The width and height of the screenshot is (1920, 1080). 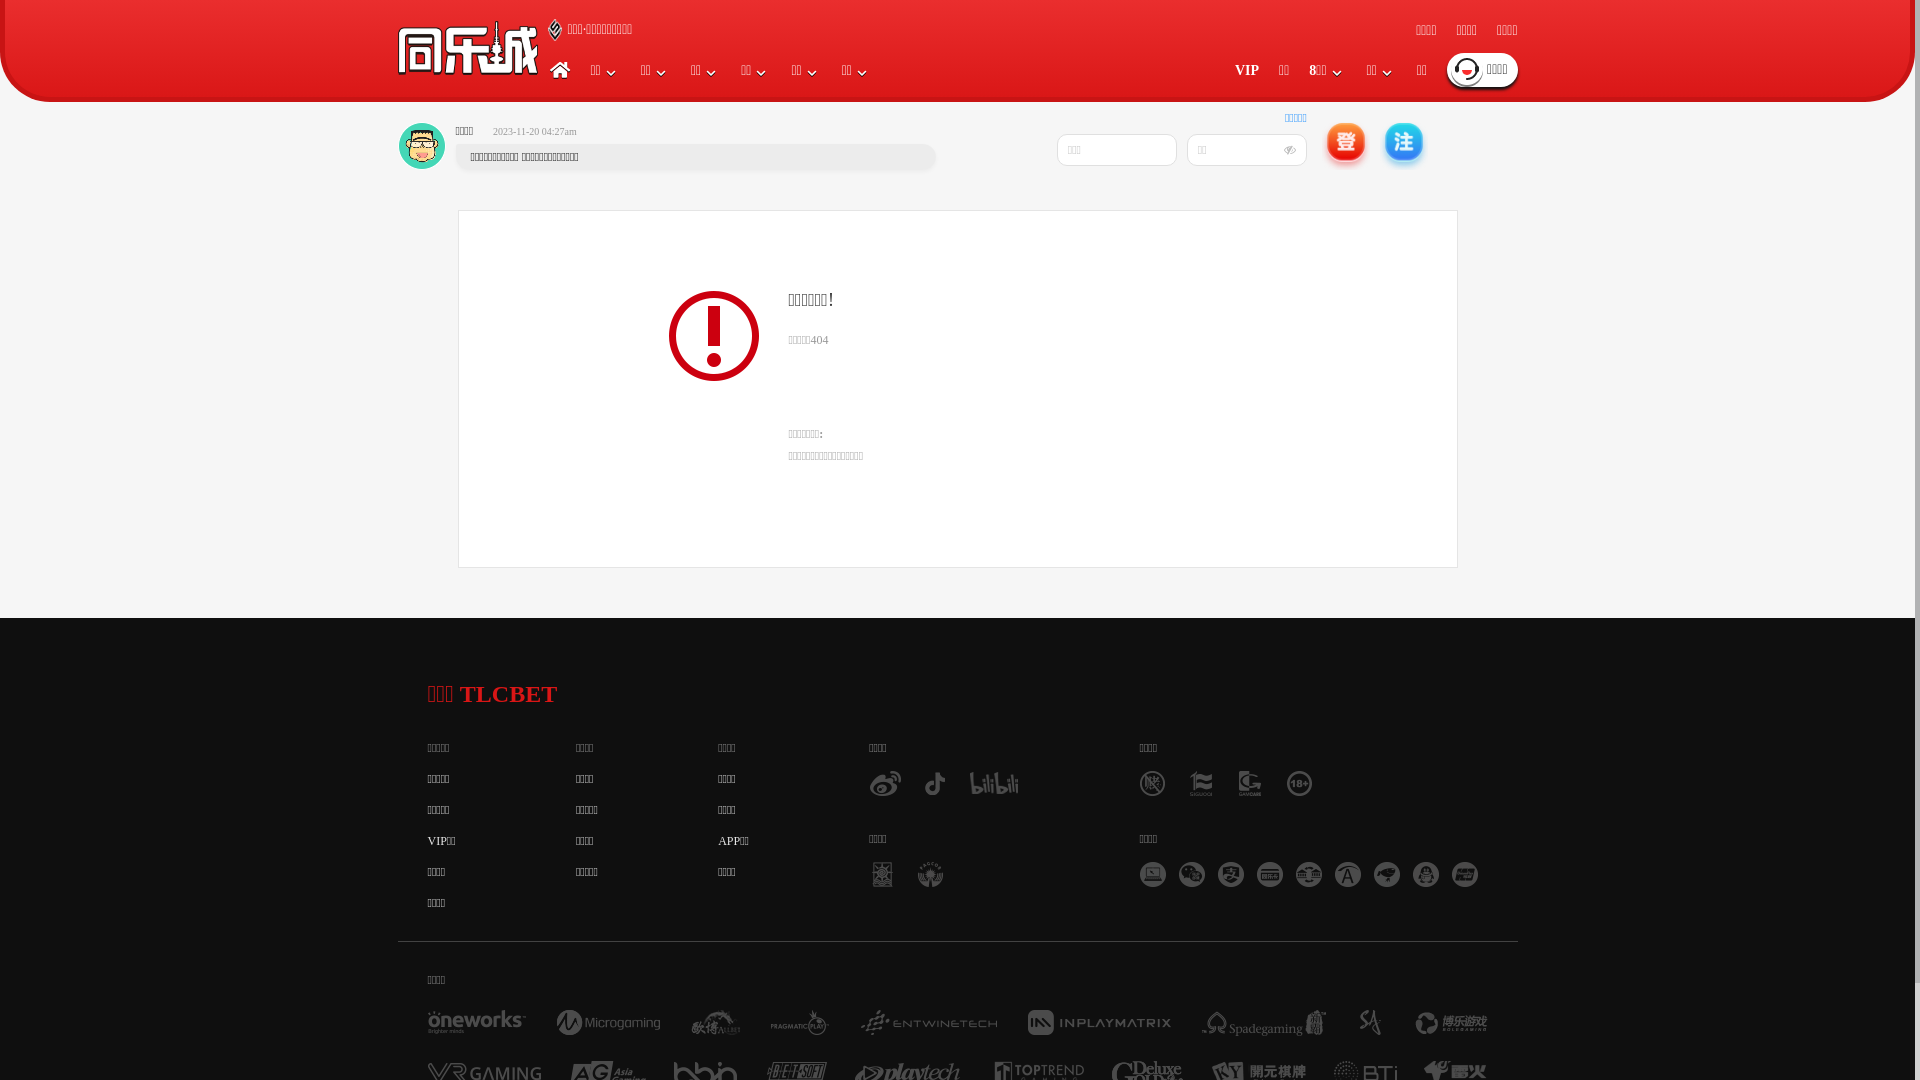 What do you see at coordinates (1246, 69) in the screenshot?
I see `'VIP'` at bounding box center [1246, 69].